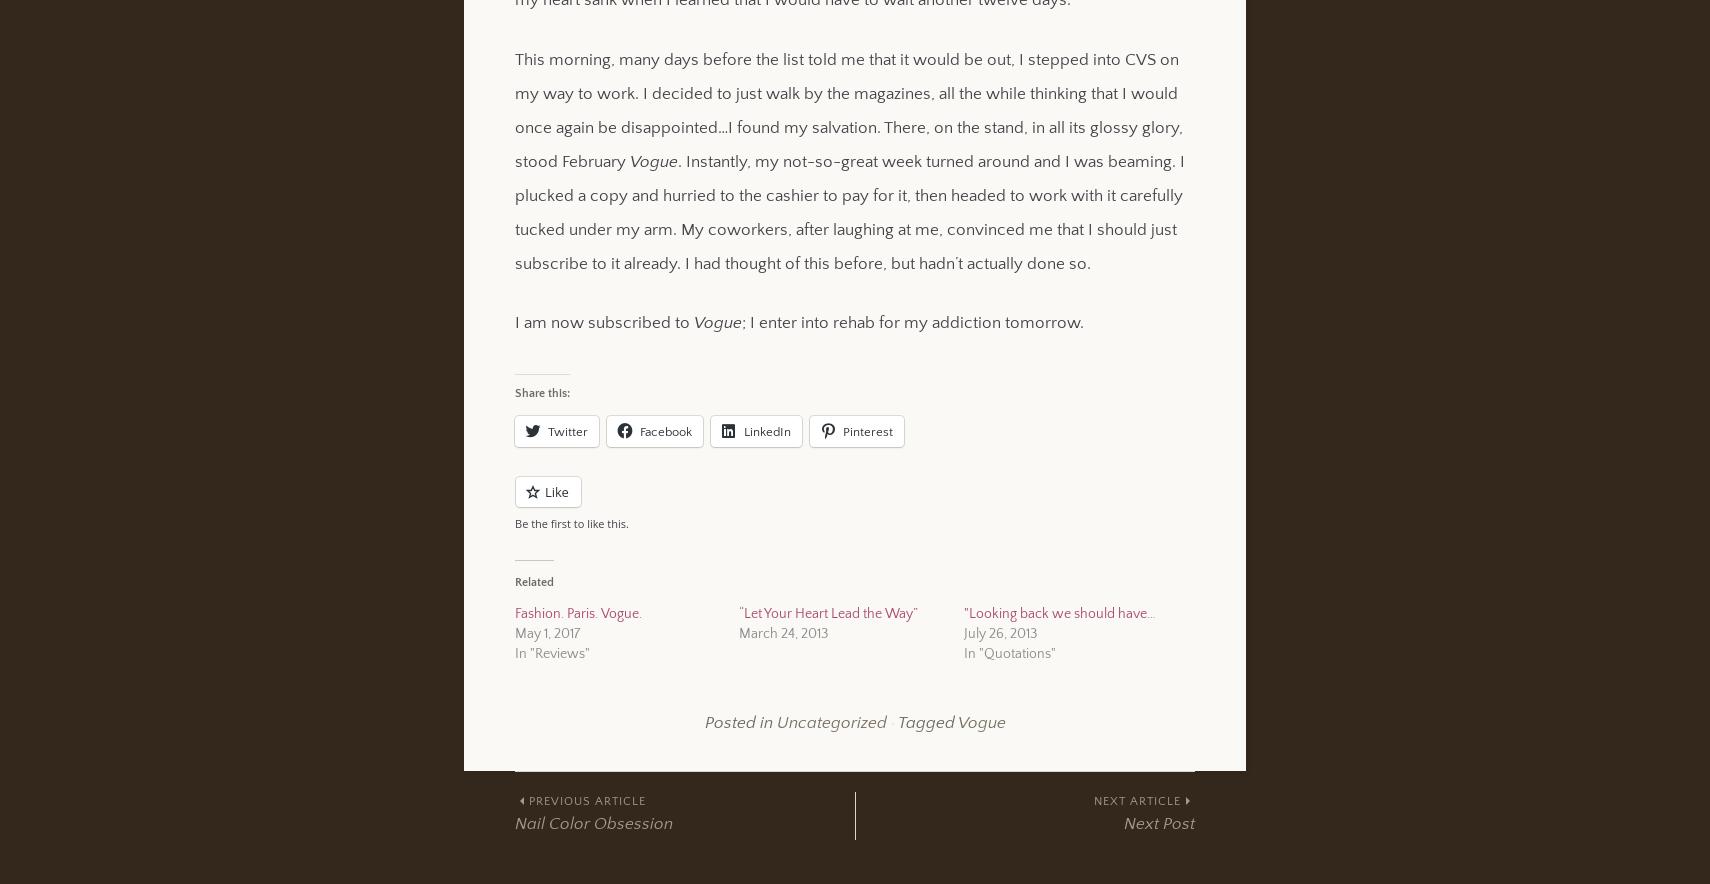 The height and width of the screenshot is (884, 1710). I want to click on '; I enter into rehab for my addiction tomorrow.', so click(911, 323).